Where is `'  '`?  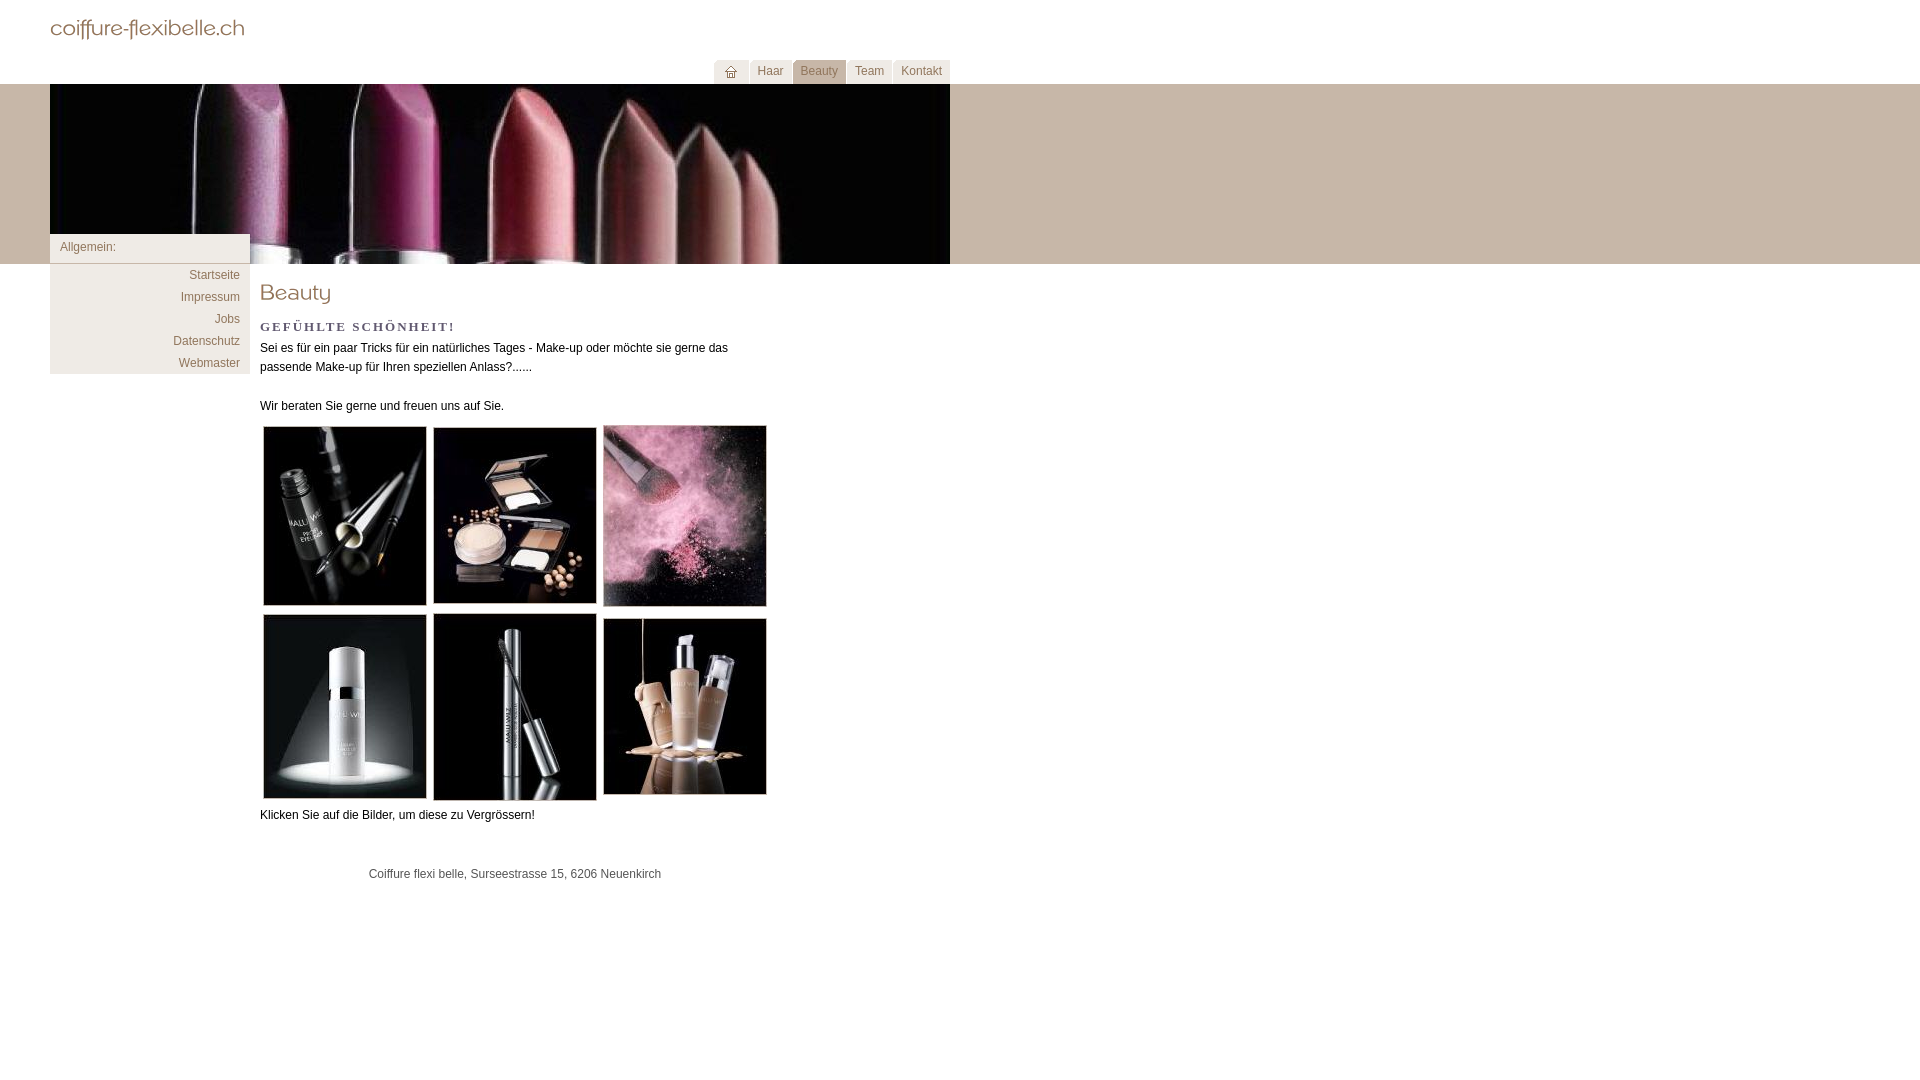 '  ' is located at coordinates (729, 72).